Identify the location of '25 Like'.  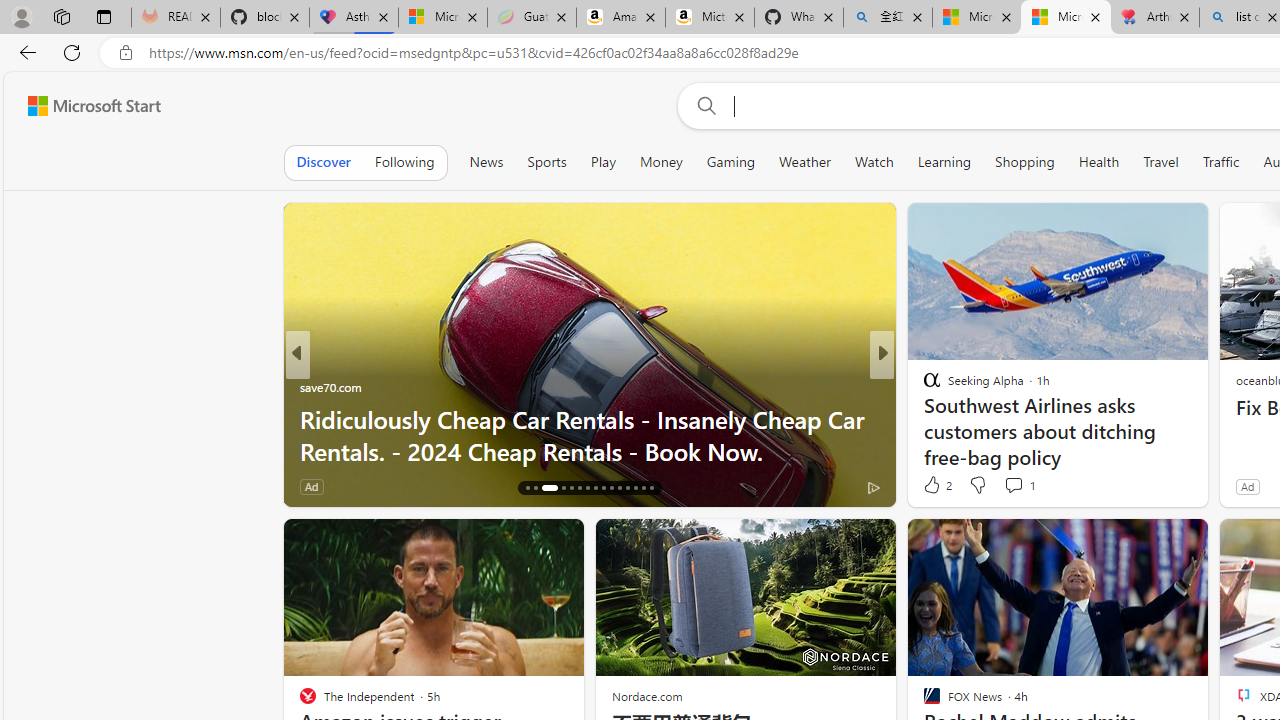
(933, 486).